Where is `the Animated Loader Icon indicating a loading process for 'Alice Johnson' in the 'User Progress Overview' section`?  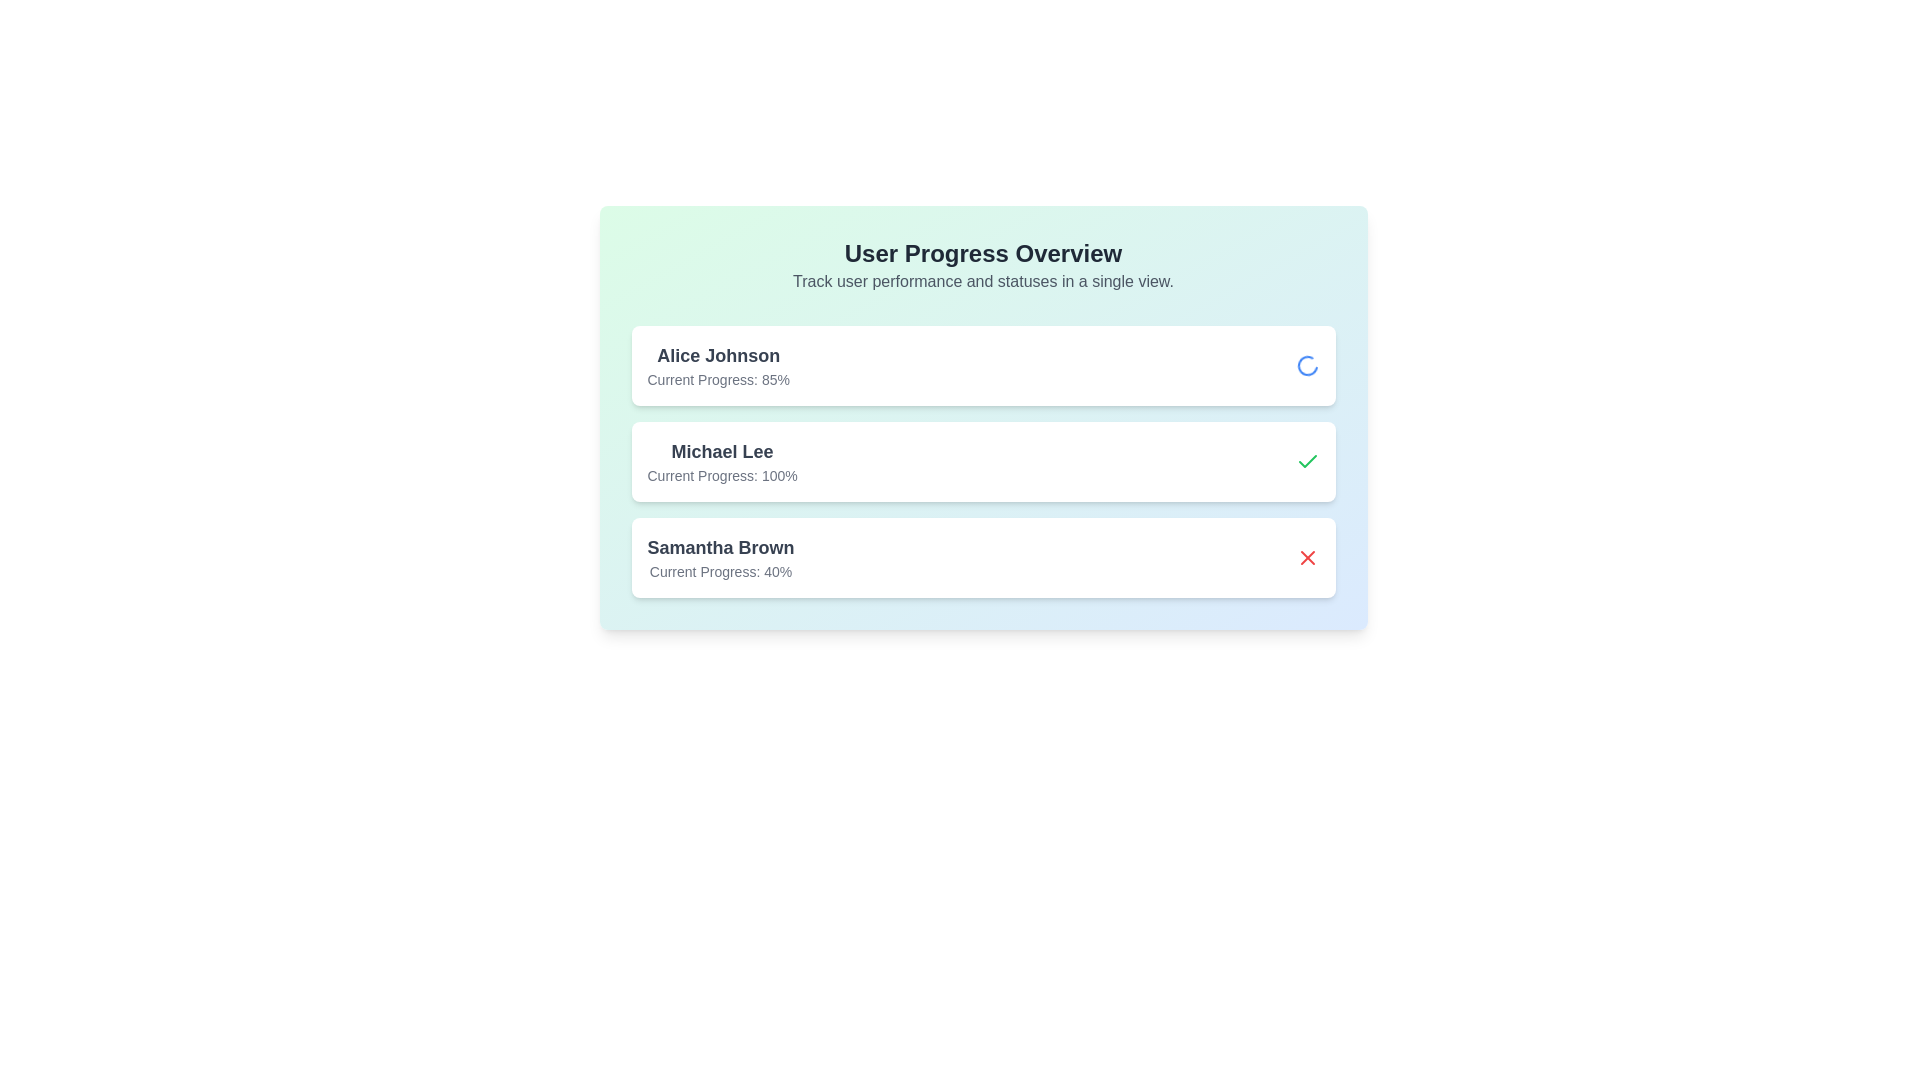 the Animated Loader Icon indicating a loading process for 'Alice Johnson' in the 'User Progress Overview' section is located at coordinates (1307, 366).